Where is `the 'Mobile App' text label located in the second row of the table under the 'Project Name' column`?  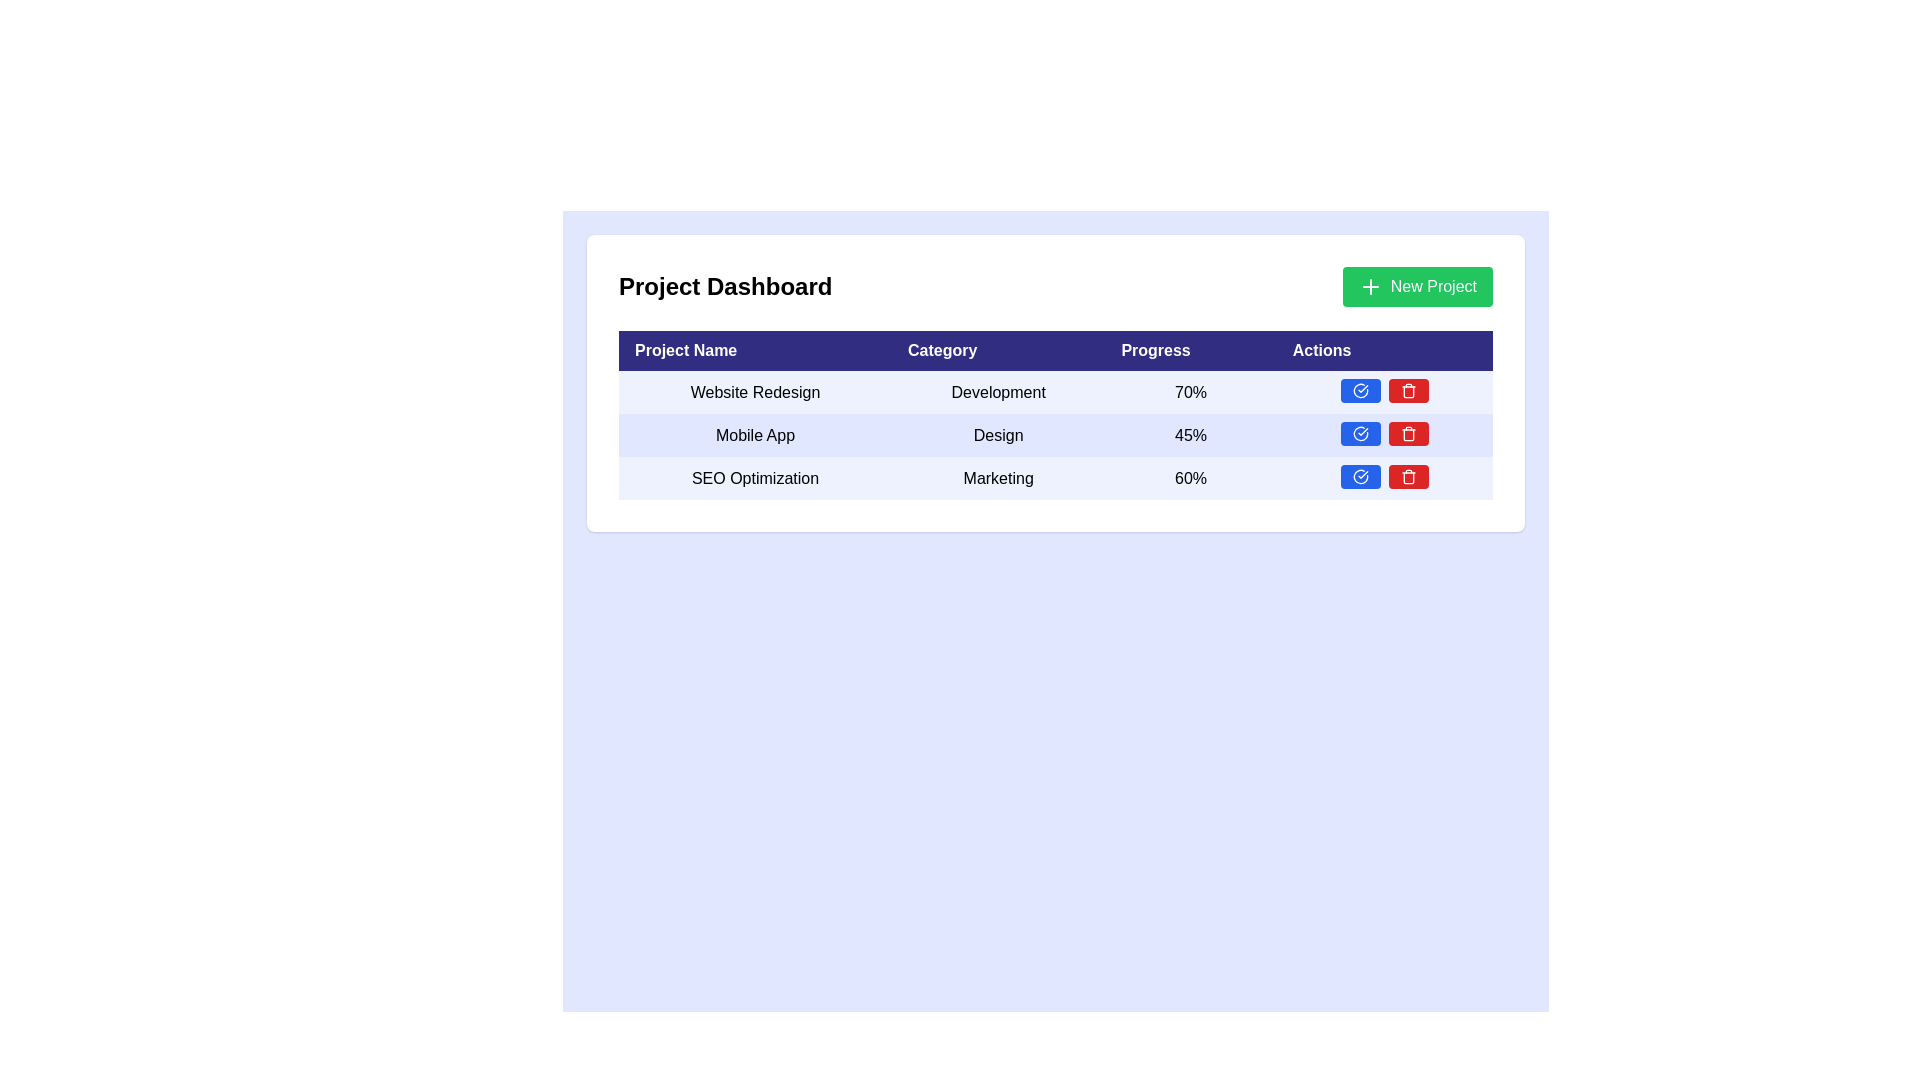 the 'Mobile App' text label located in the second row of the table under the 'Project Name' column is located at coordinates (754, 434).